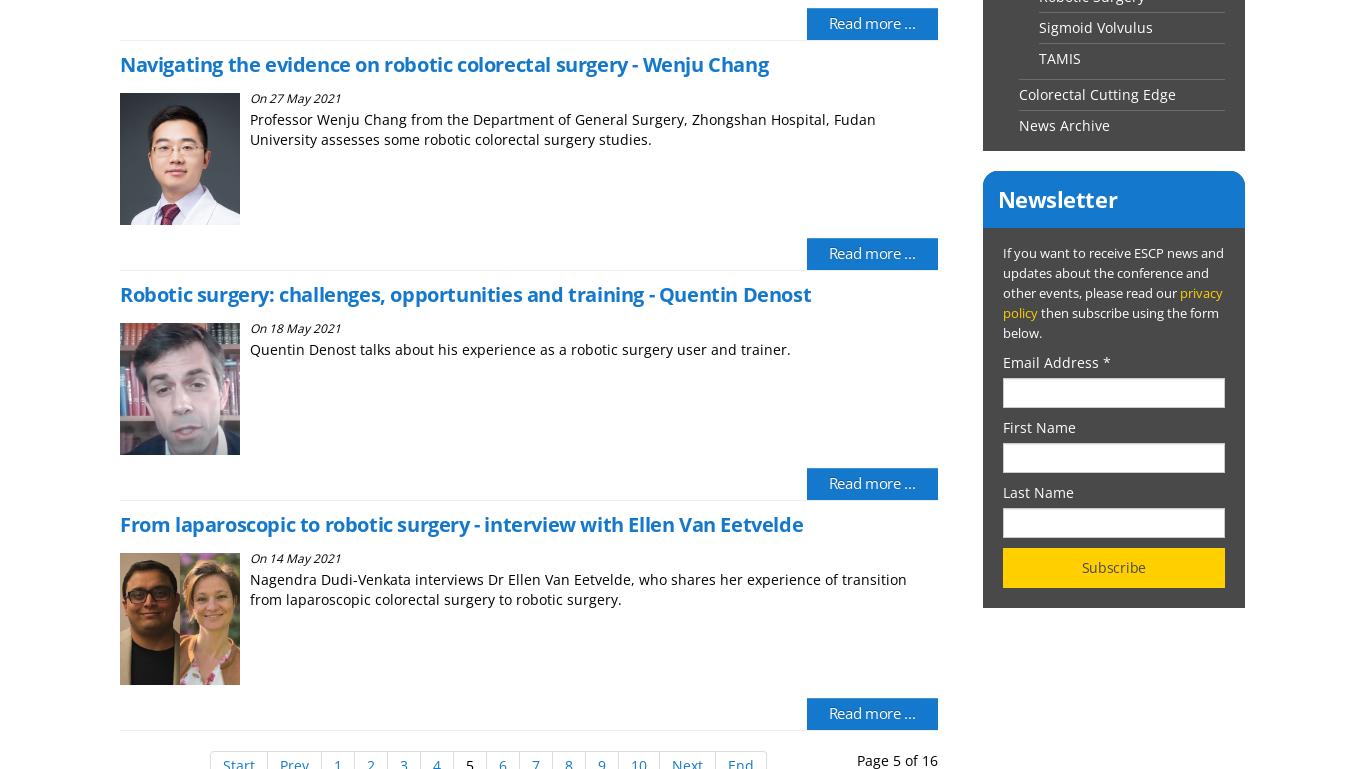  Describe the element at coordinates (1112, 272) in the screenshot. I see `'If you want to receive ESCP news and updates about the conference and other events, please read our'` at that location.